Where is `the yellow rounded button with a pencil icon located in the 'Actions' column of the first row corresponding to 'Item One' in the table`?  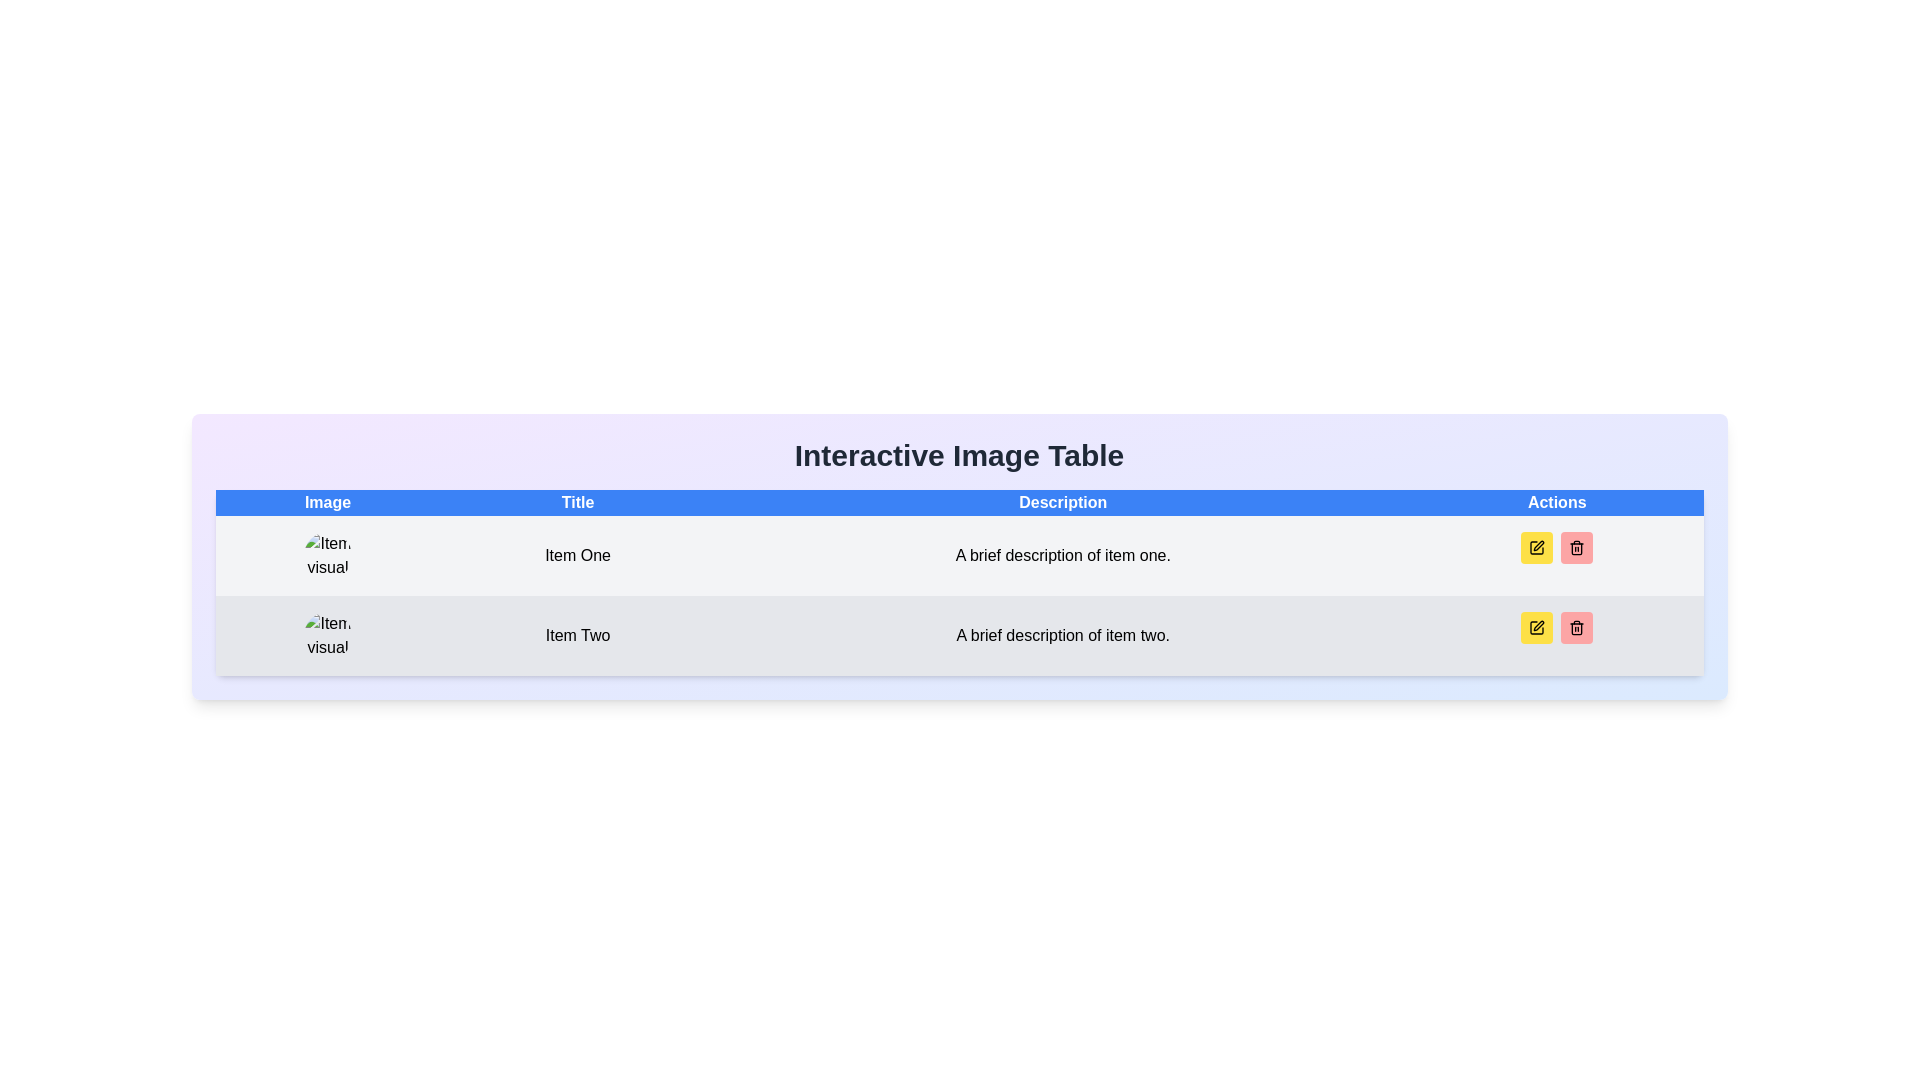 the yellow rounded button with a pencil icon located in the 'Actions' column of the first row corresponding to 'Item One' in the table is located at coordinates (1536, 547).